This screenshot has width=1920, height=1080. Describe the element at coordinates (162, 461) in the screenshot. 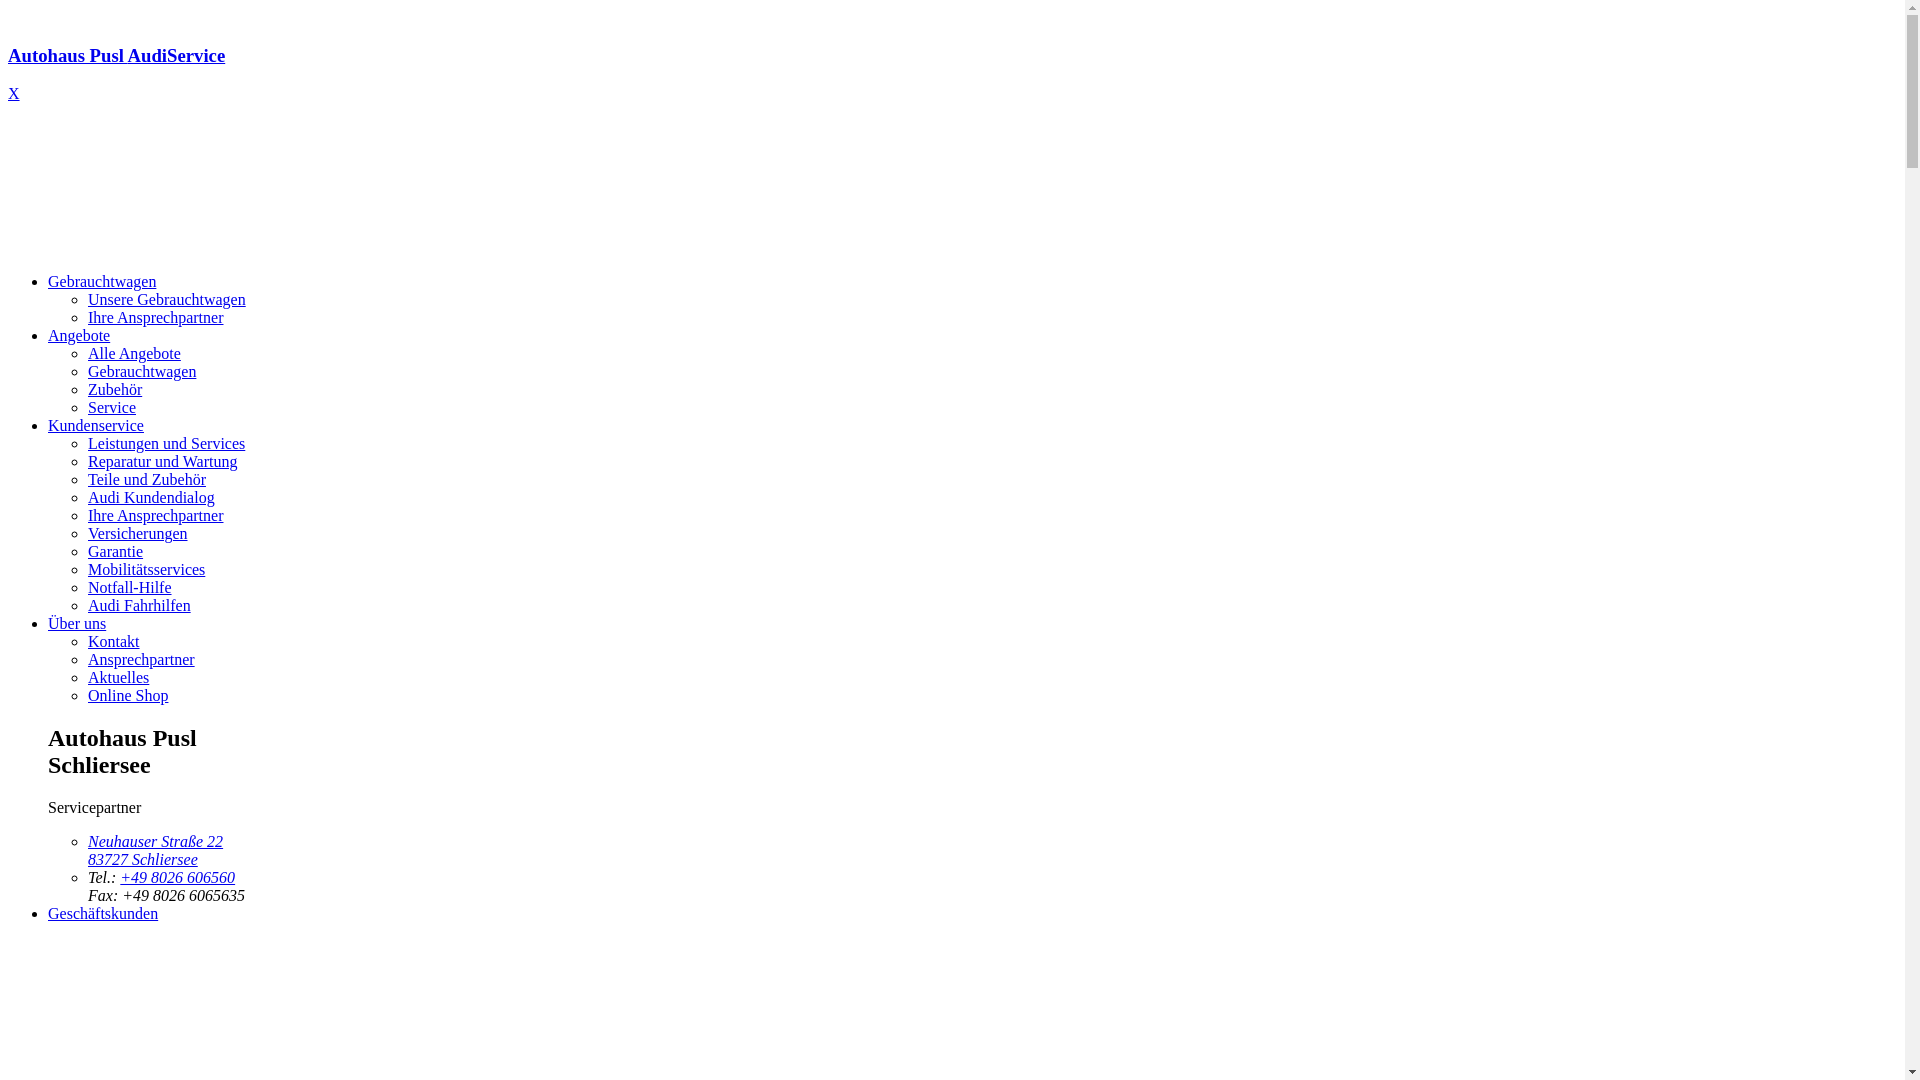

I see `'Reparatur und Wartung'` at that location.